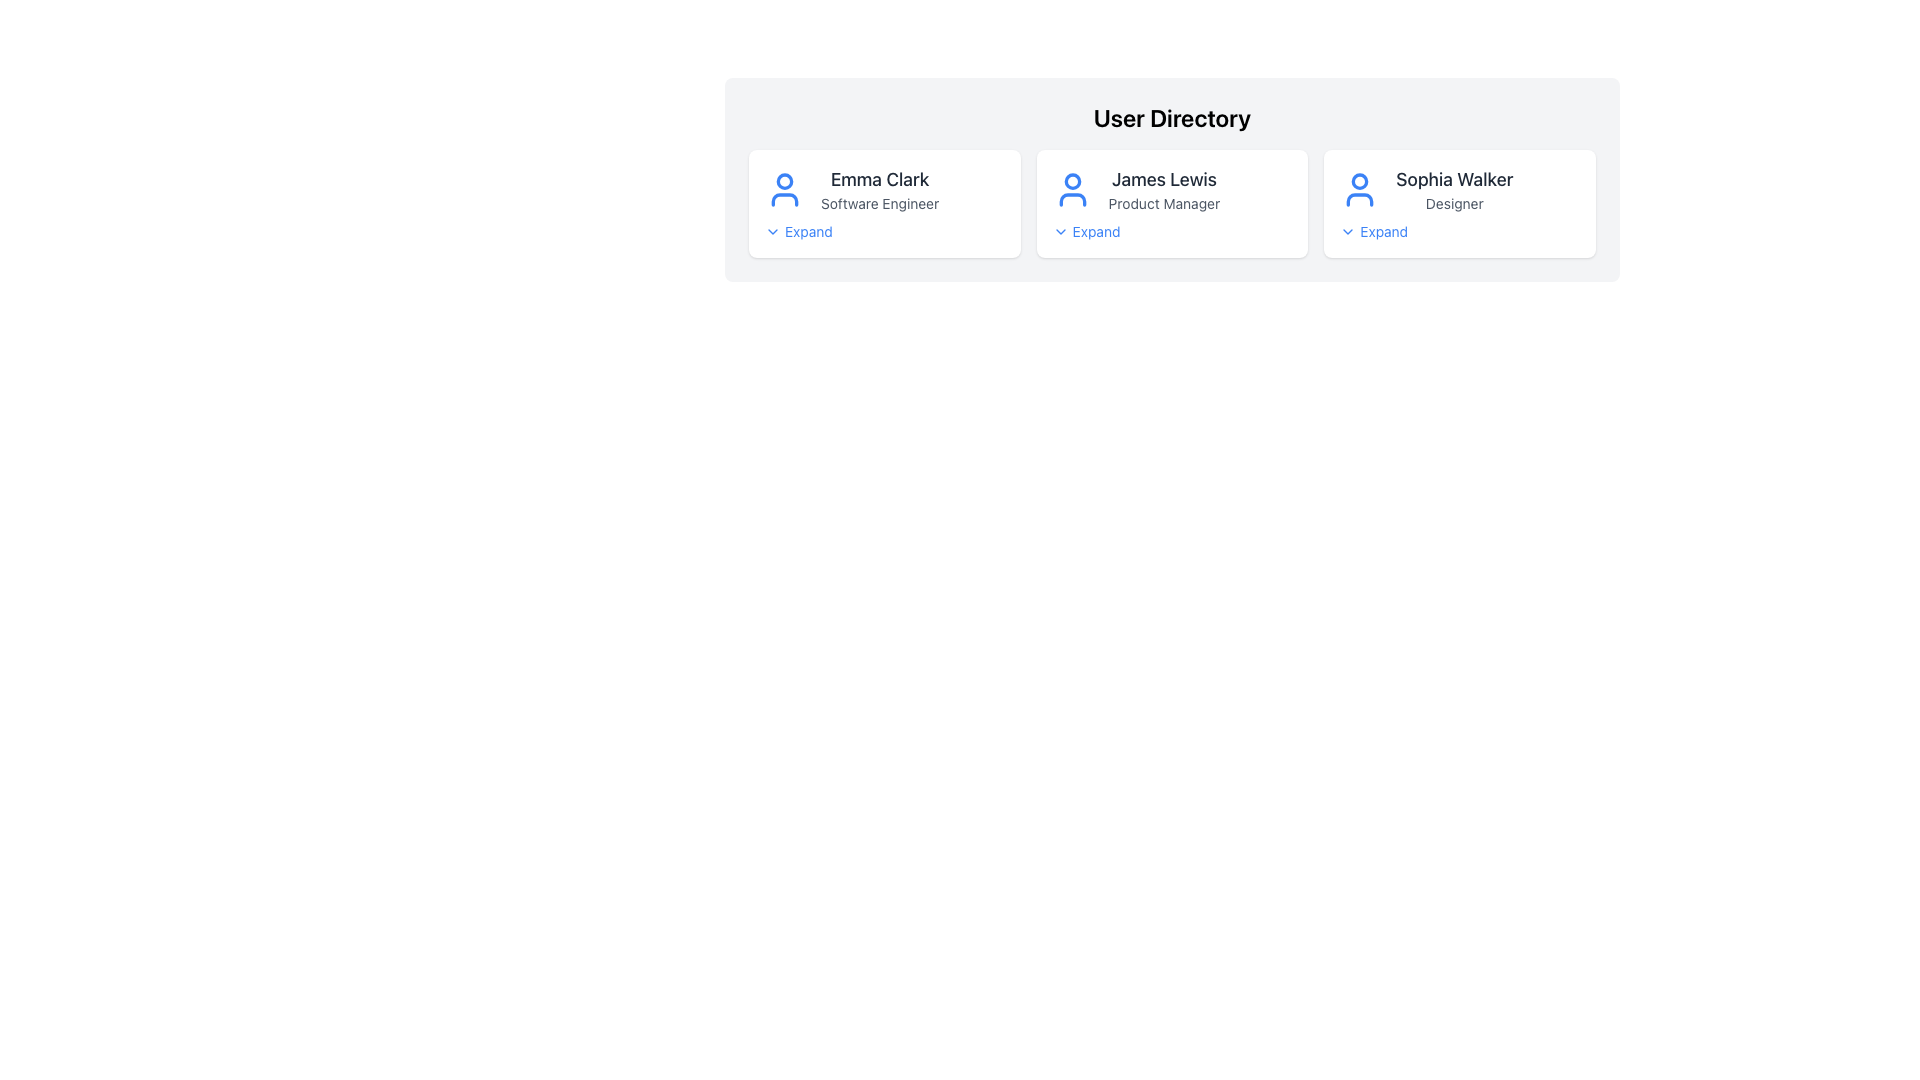  Describe the element at coordinates (1164, 204) in the screenshot. I see `the text label displaying 'Product Manager', which is styled in a smaller font size and soft gray color, positioned below 'James Lewis' in the User Directory layout` at that location.